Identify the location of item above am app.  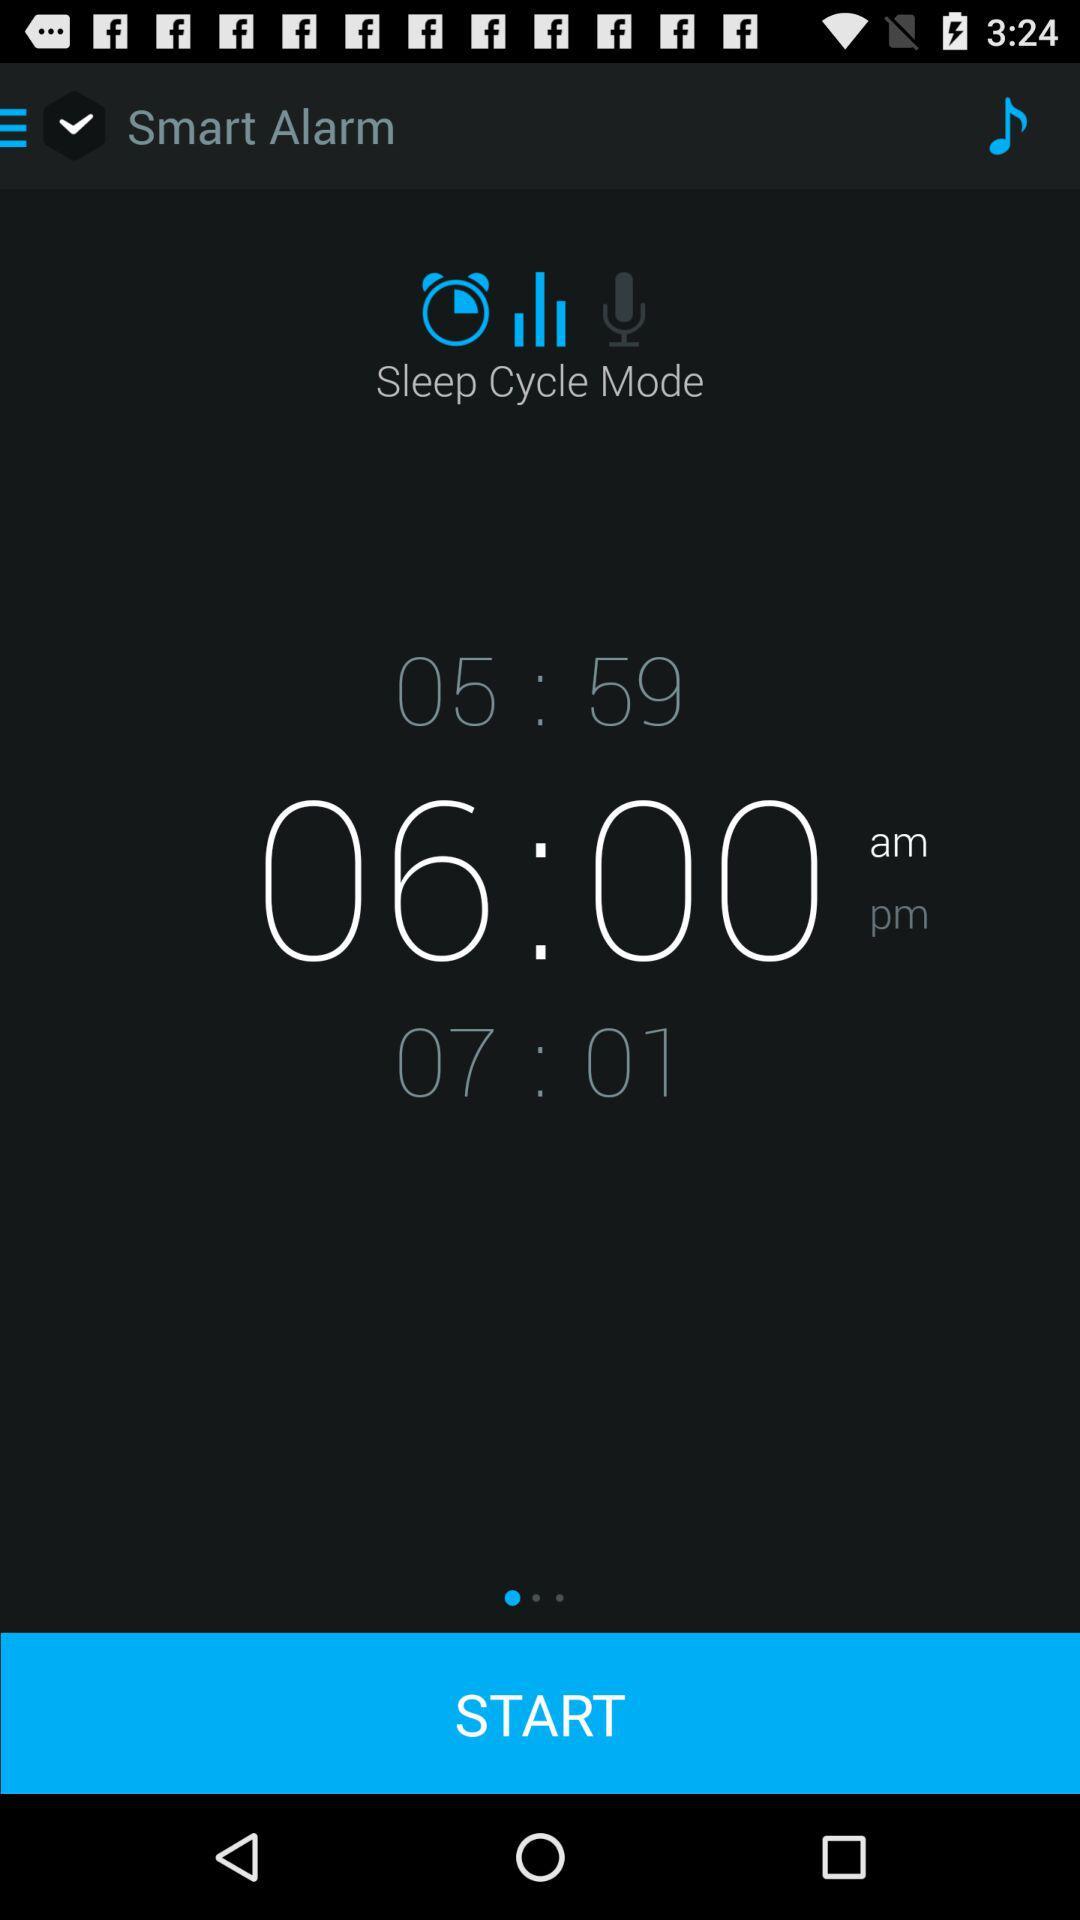
(1006, 124).